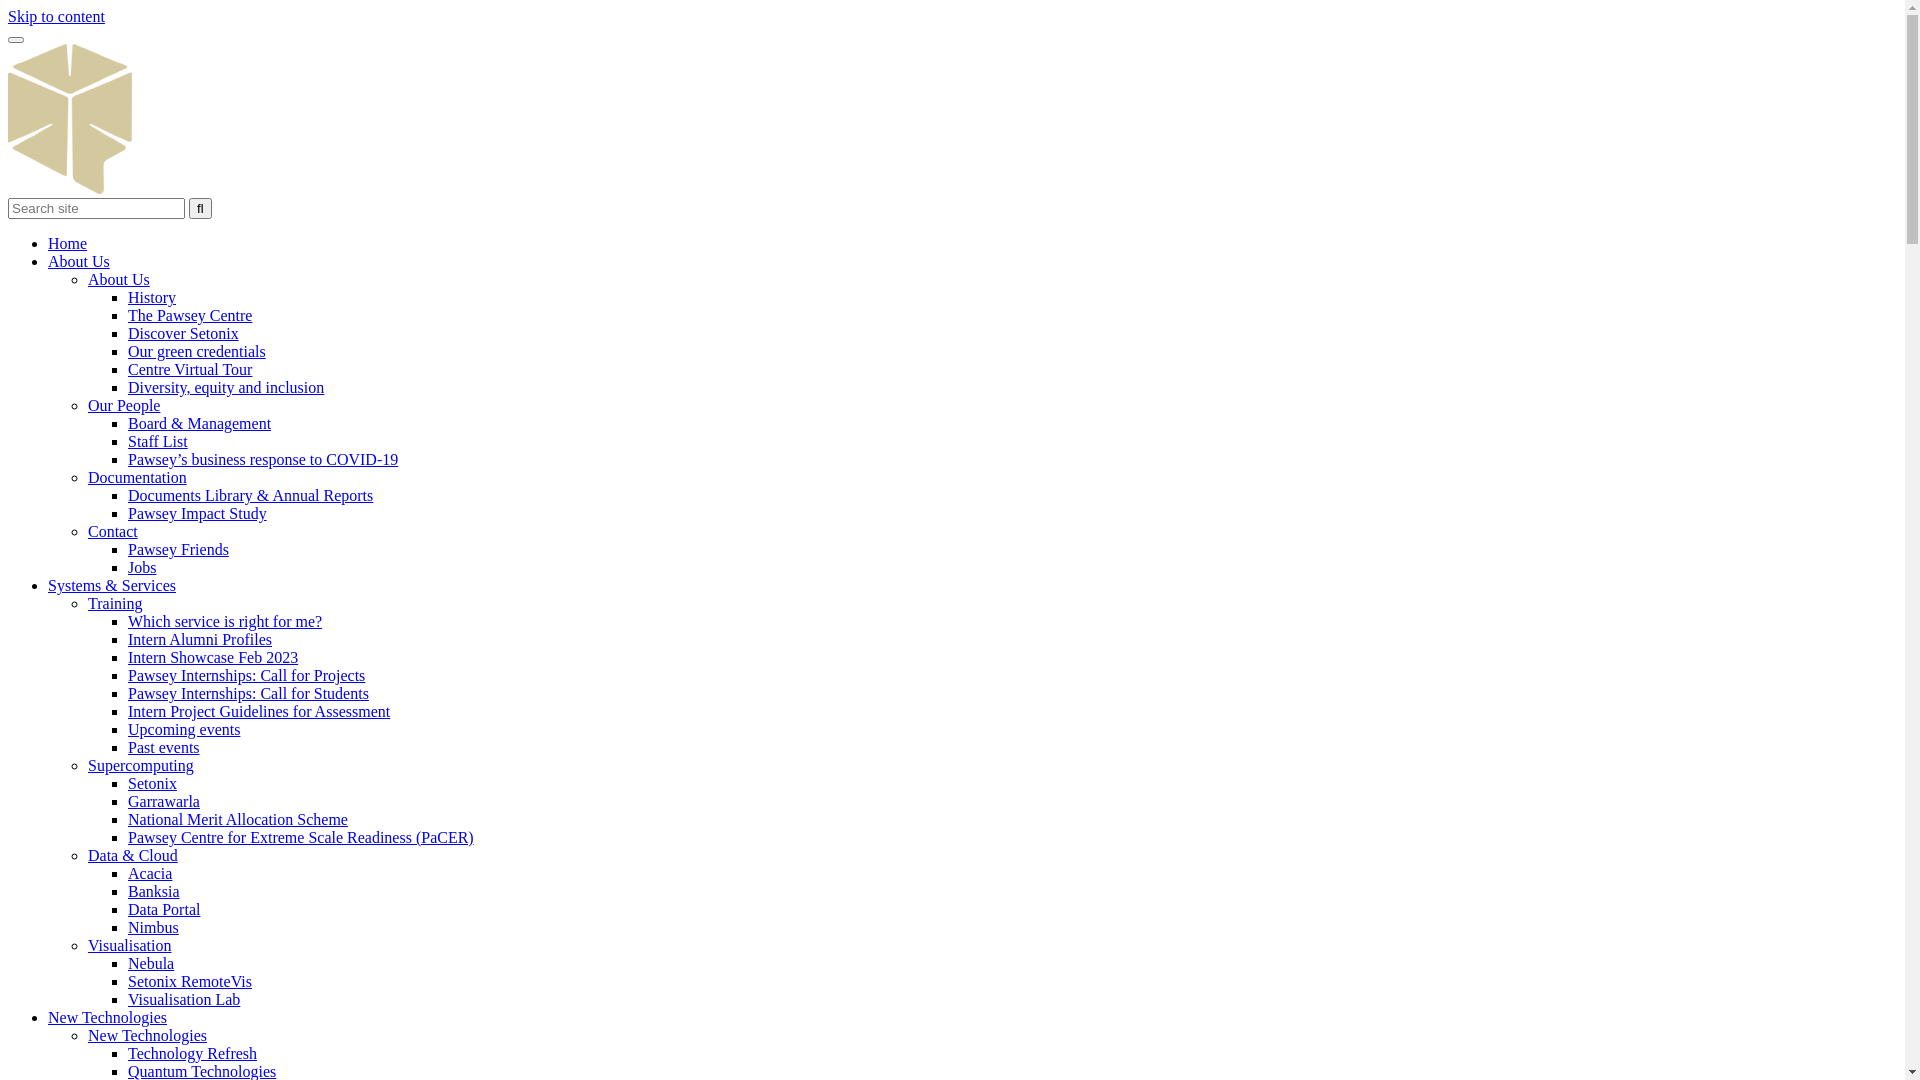 Image resolution: width=1920 pixels, height=1080 pixels. I want to click on 'New Technologies', so click(146, 1035).